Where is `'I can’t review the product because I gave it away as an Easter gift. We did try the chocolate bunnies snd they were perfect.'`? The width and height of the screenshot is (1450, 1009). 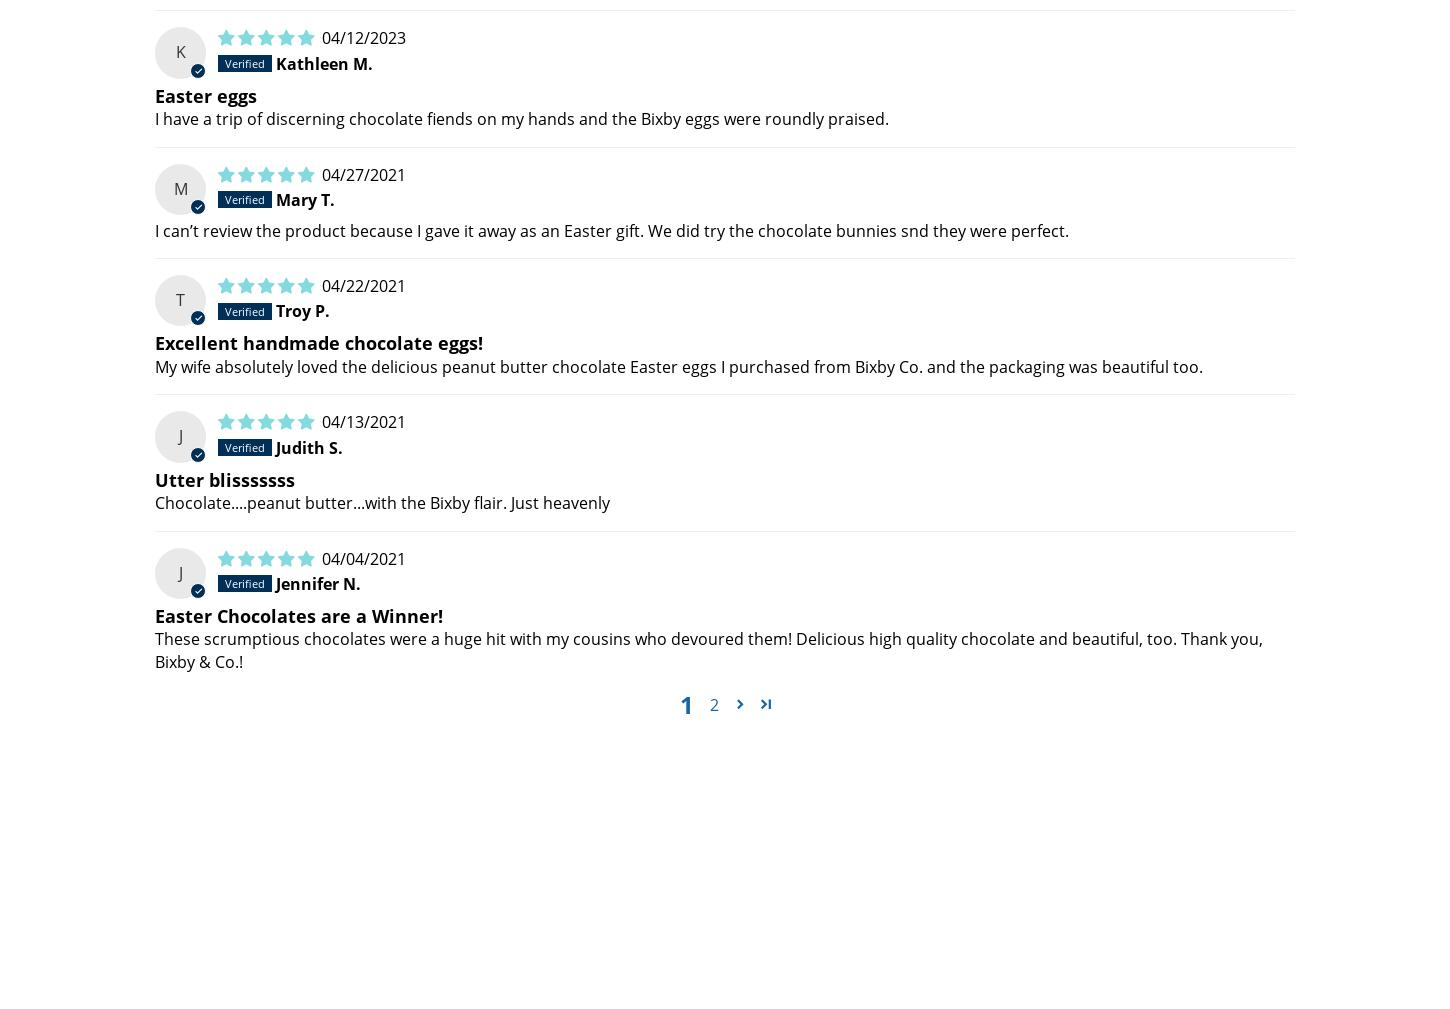 'I can’t review the product because I gave it away as an Easter gift. We did try the chocolate bunnies snd they were perfect.' is located at coordinates (611, 228).